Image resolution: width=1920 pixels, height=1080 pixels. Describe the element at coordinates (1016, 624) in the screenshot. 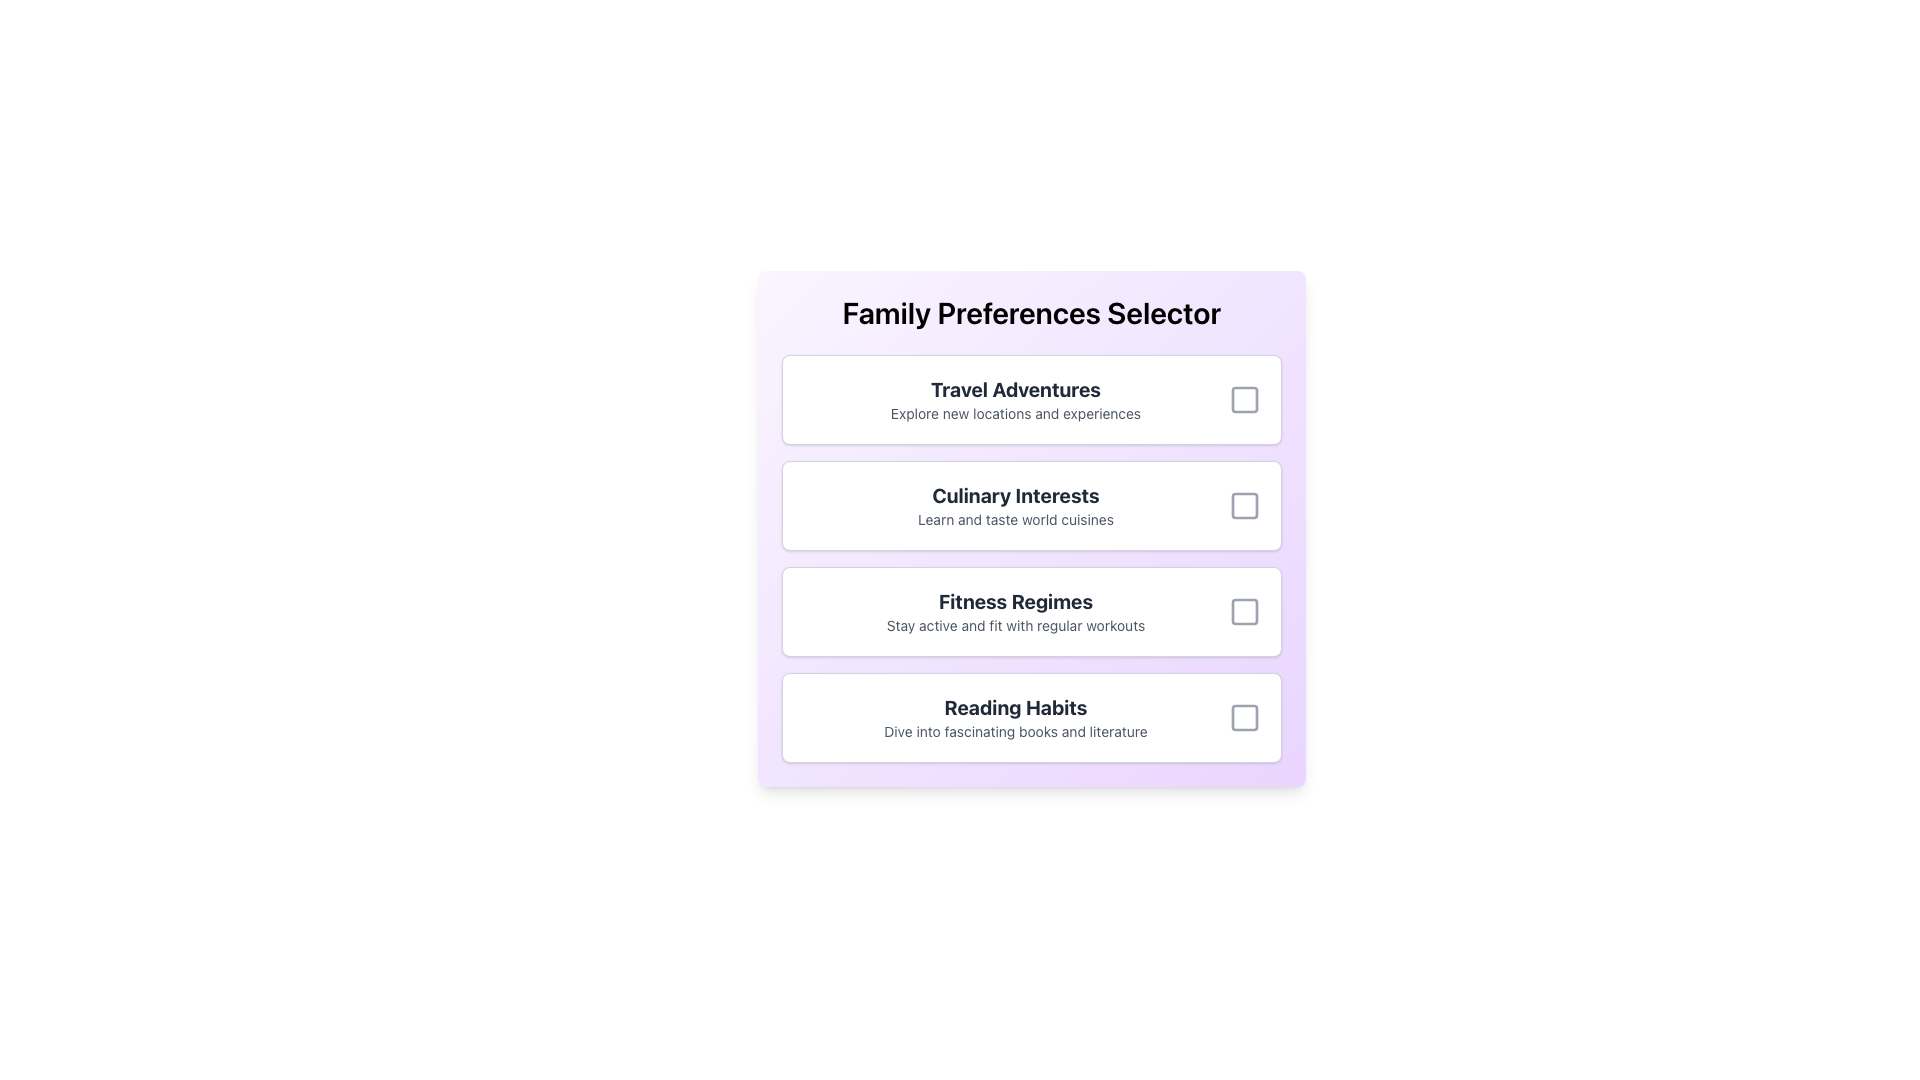

I see `the static text element that provides additional information about the 'Fitness Regimes' category, which is positioned directly beneath the bold text 'Fitness Regimes'` at that location.